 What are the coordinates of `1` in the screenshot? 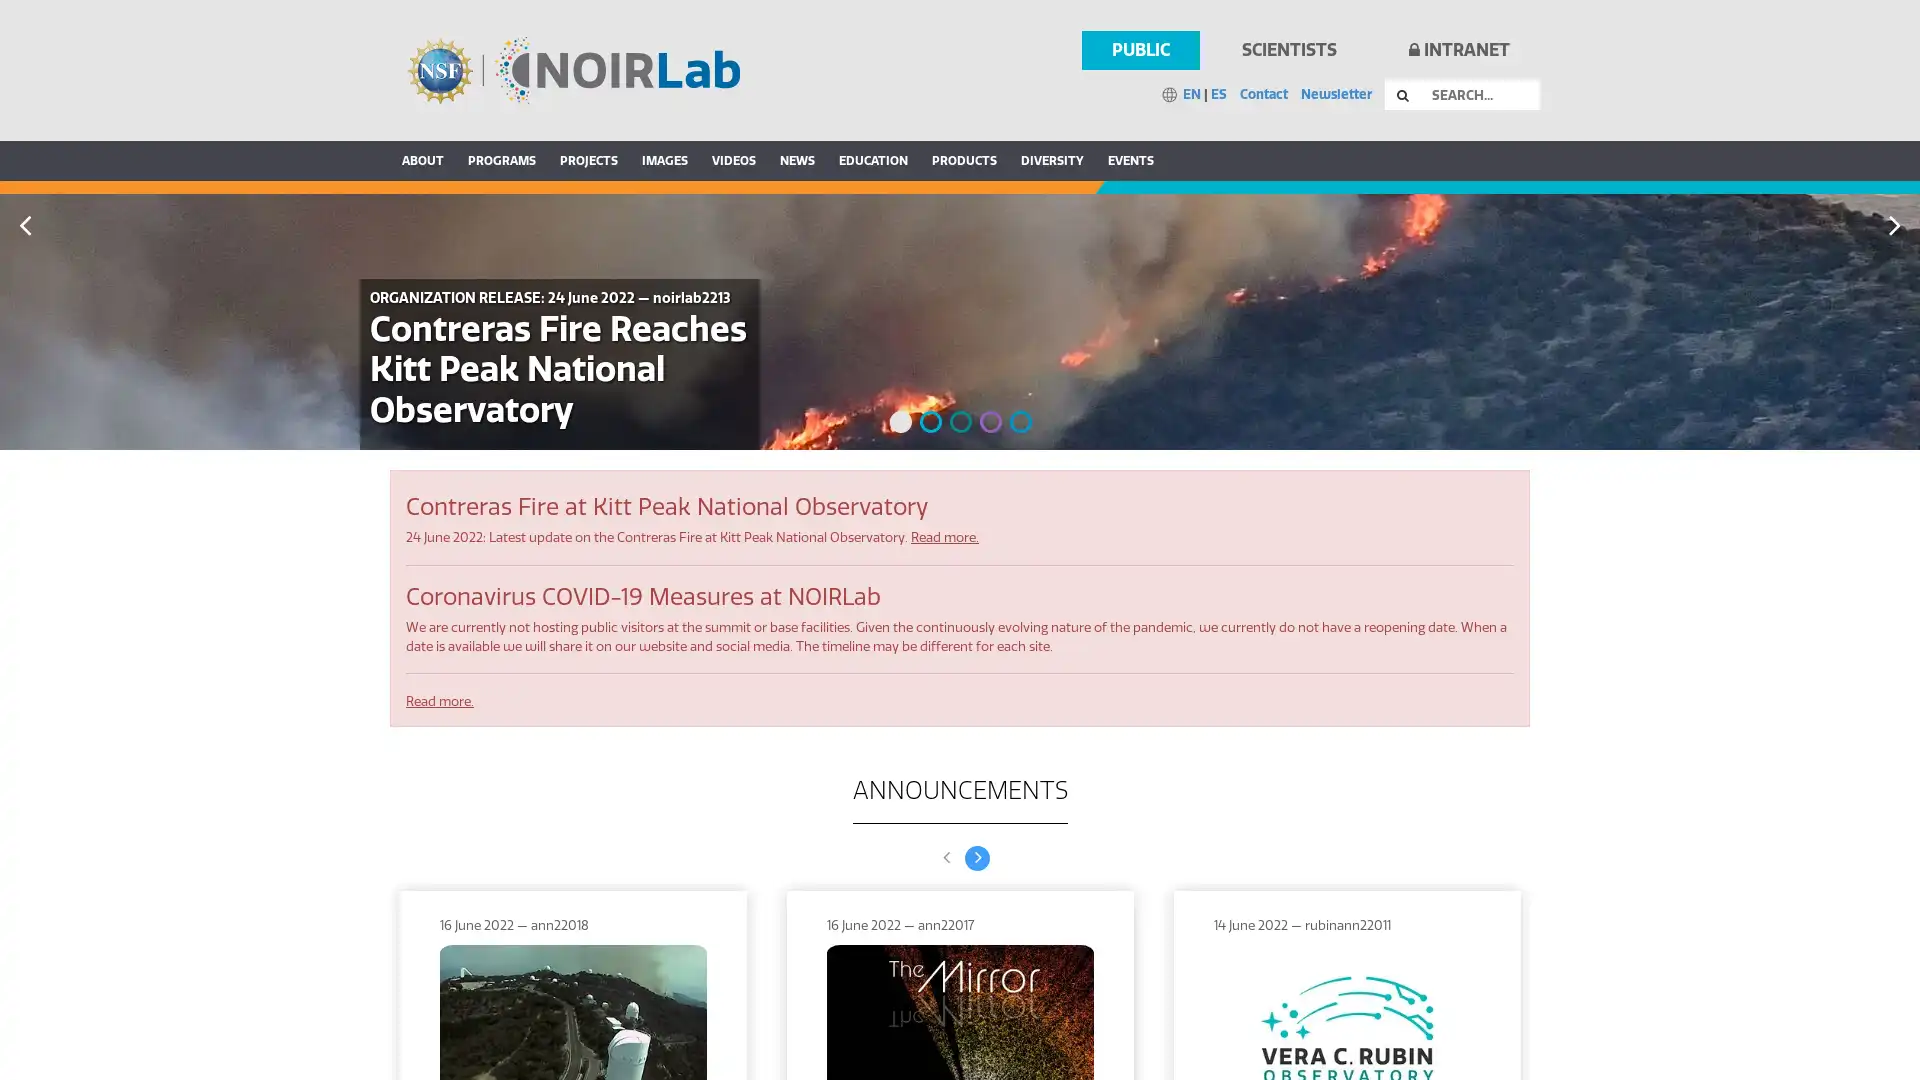 It's located at (900, 615).